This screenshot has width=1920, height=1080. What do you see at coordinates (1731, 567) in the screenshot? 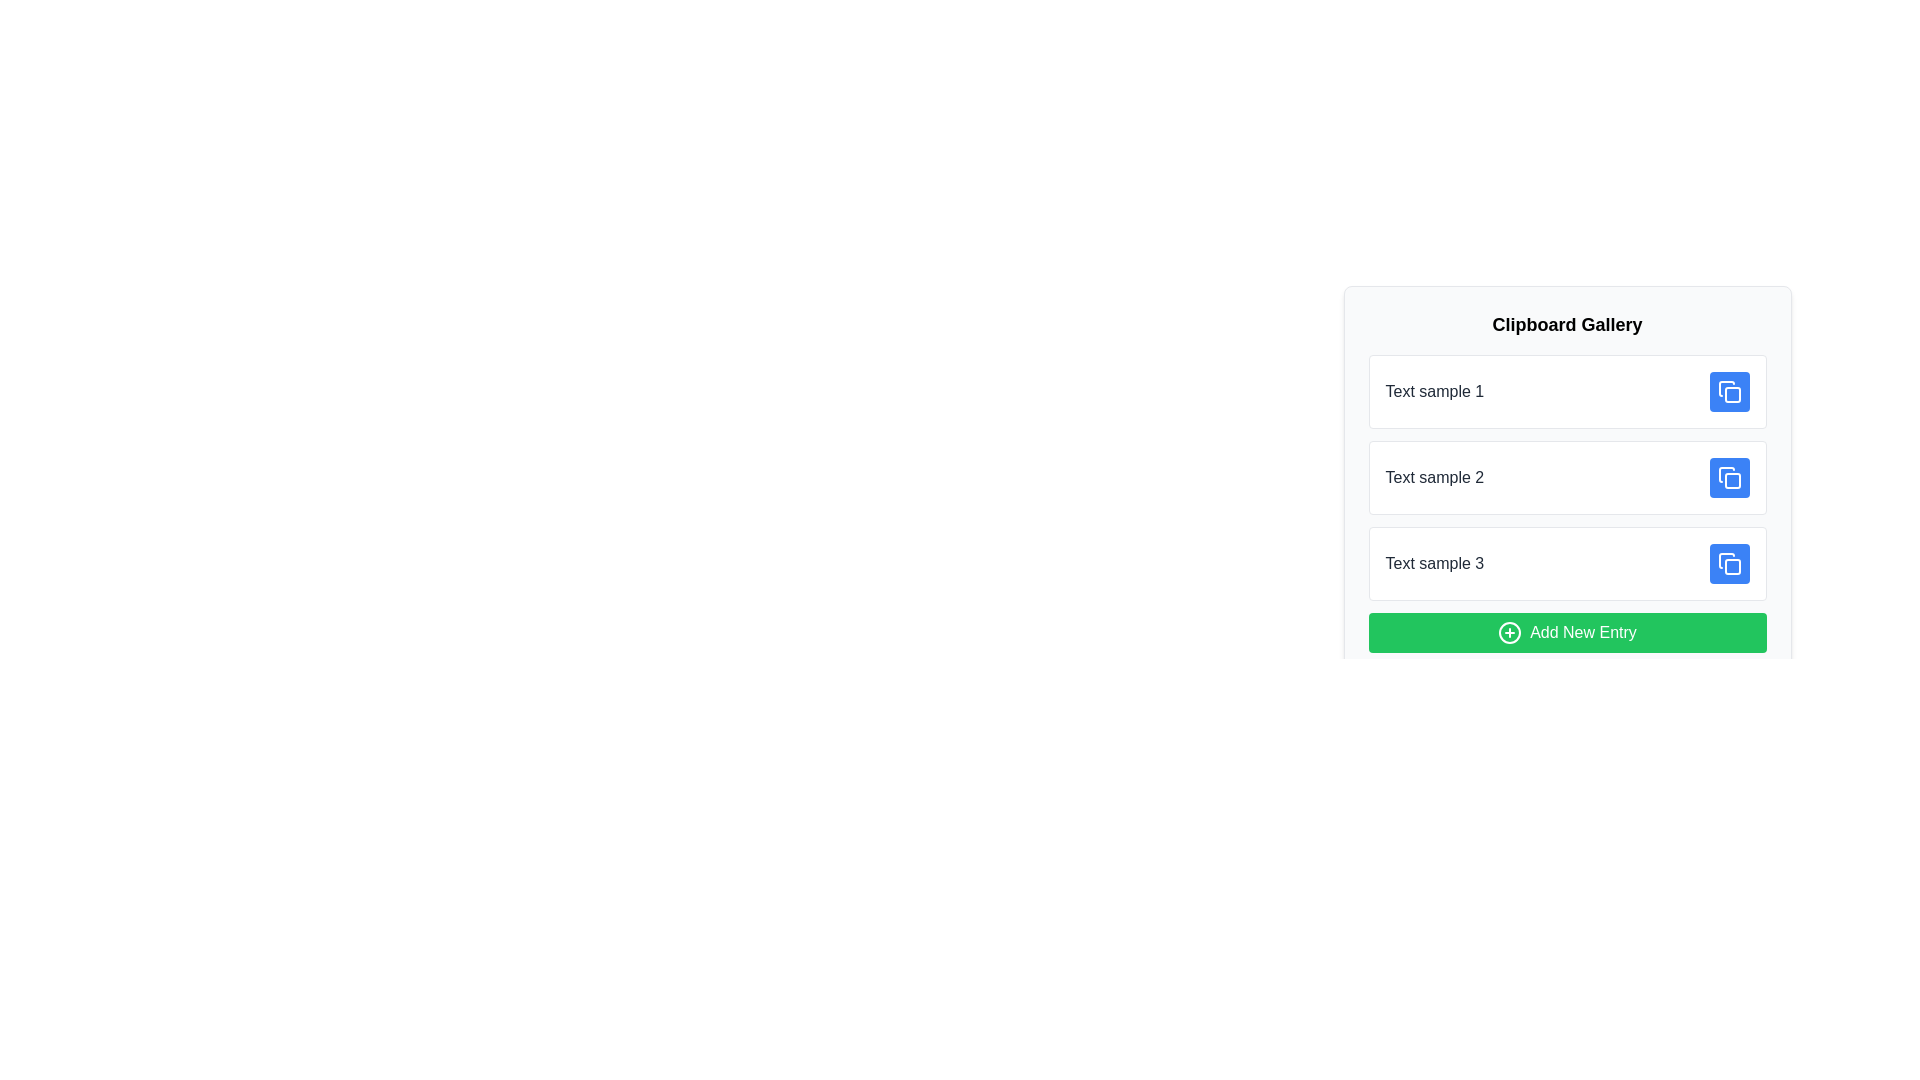
I see `the 'copy' icon element, which is the third action button in the Clipboard Gallery interface` at bounding box center [1731, 567].